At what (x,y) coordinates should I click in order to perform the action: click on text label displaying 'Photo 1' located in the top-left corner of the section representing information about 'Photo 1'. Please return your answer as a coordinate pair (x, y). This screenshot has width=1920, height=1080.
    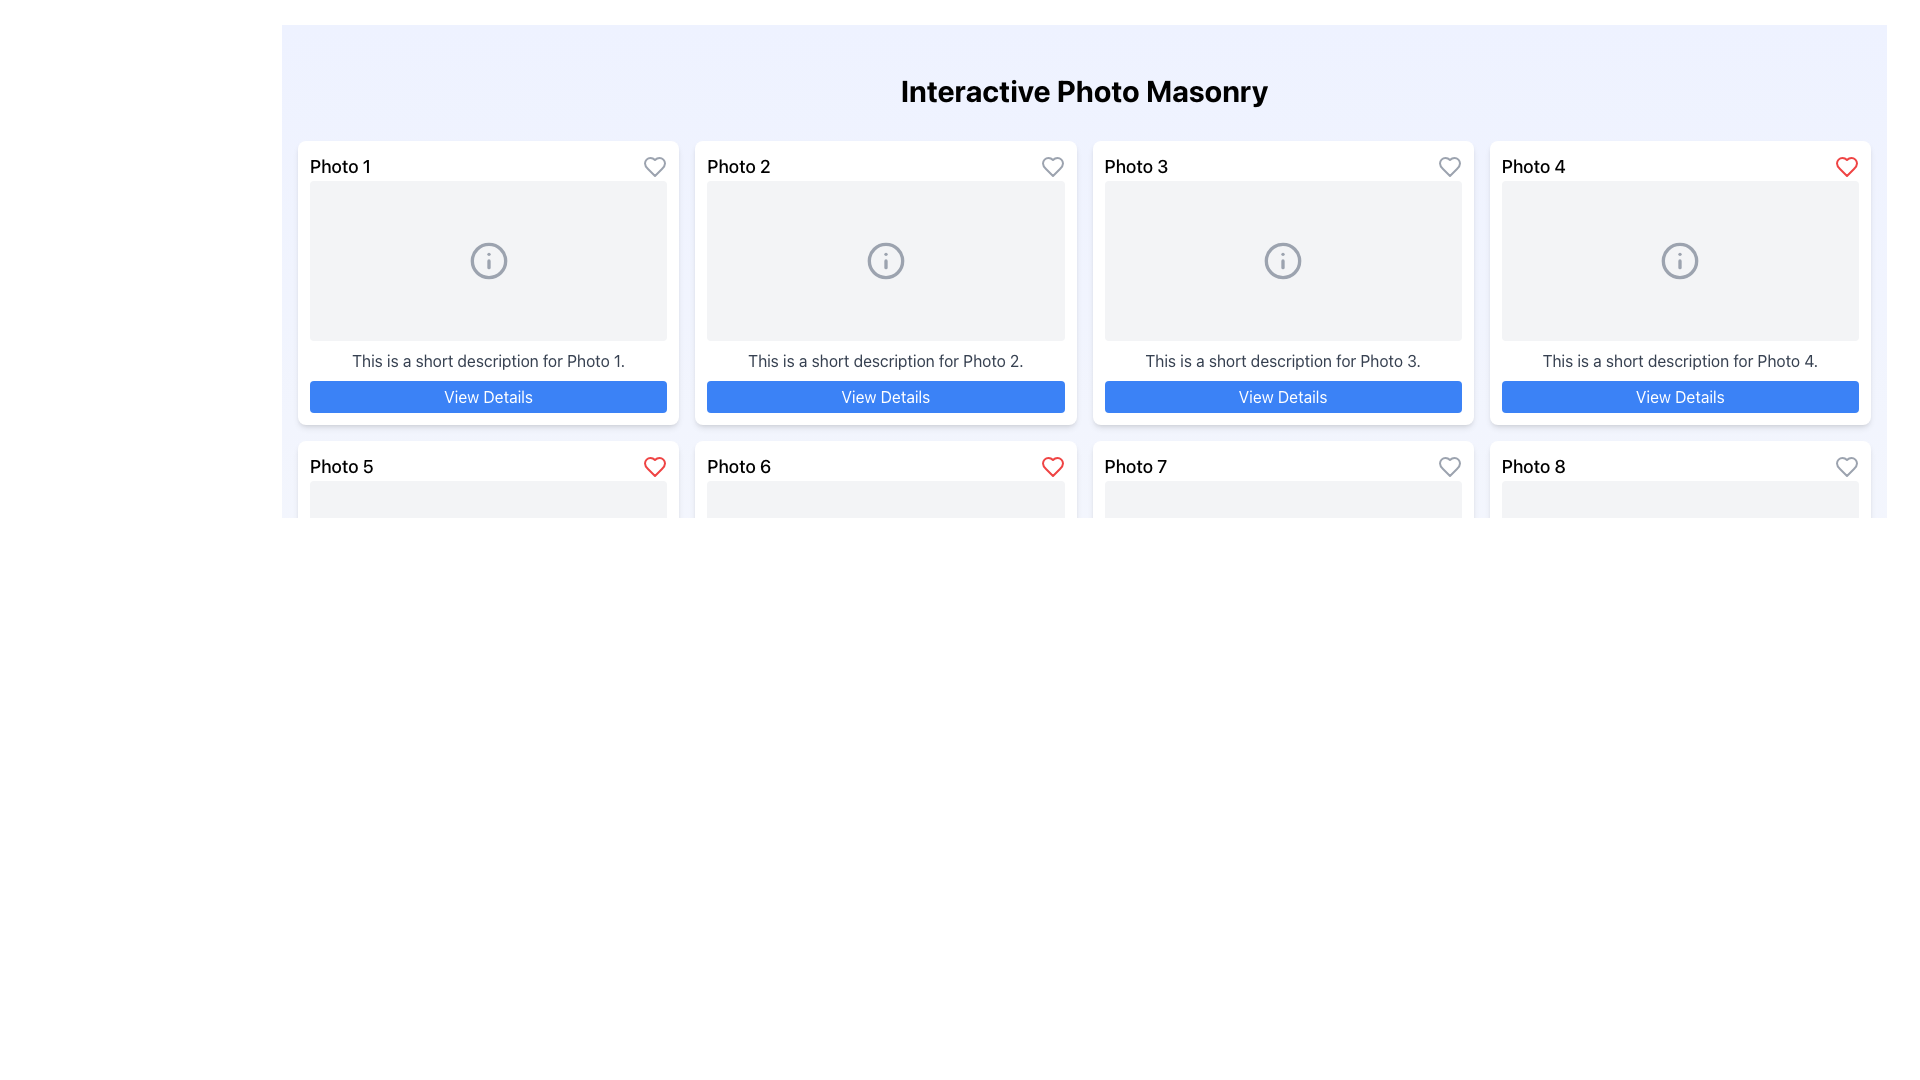
    Looking at the image, I should click on (340, 165).